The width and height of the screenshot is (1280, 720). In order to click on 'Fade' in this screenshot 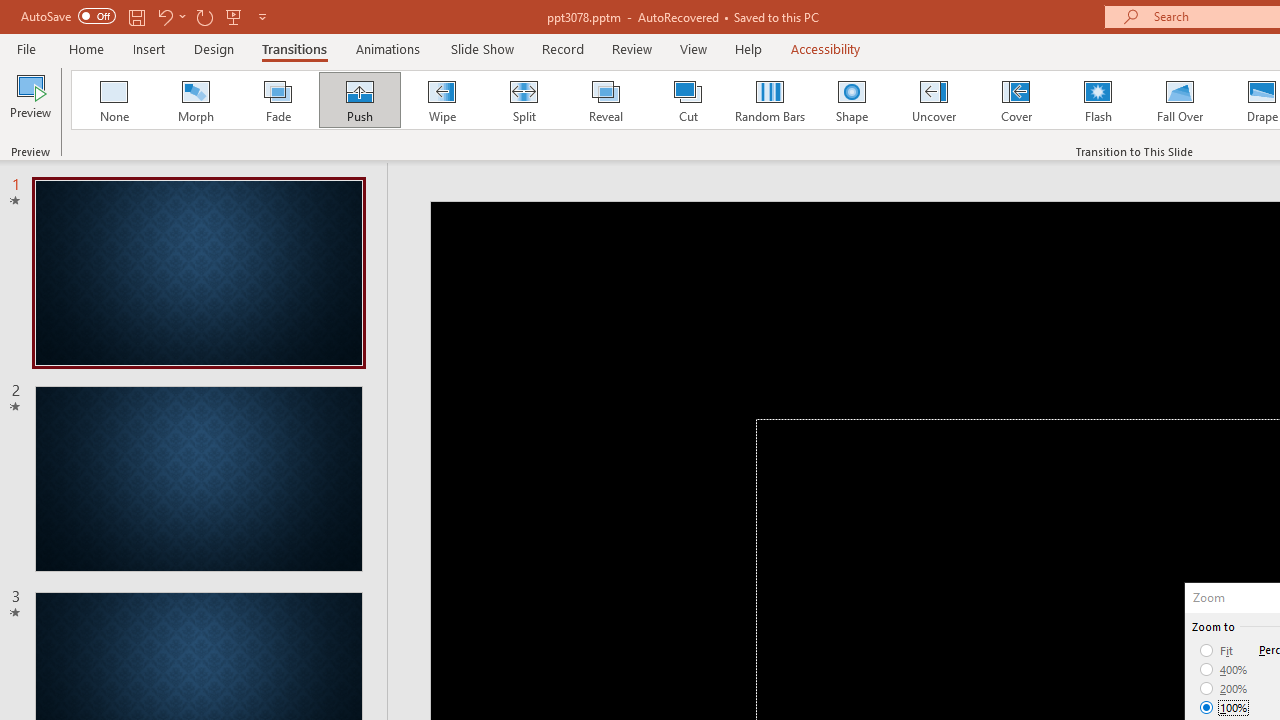, I will do `click(276, 100)`.